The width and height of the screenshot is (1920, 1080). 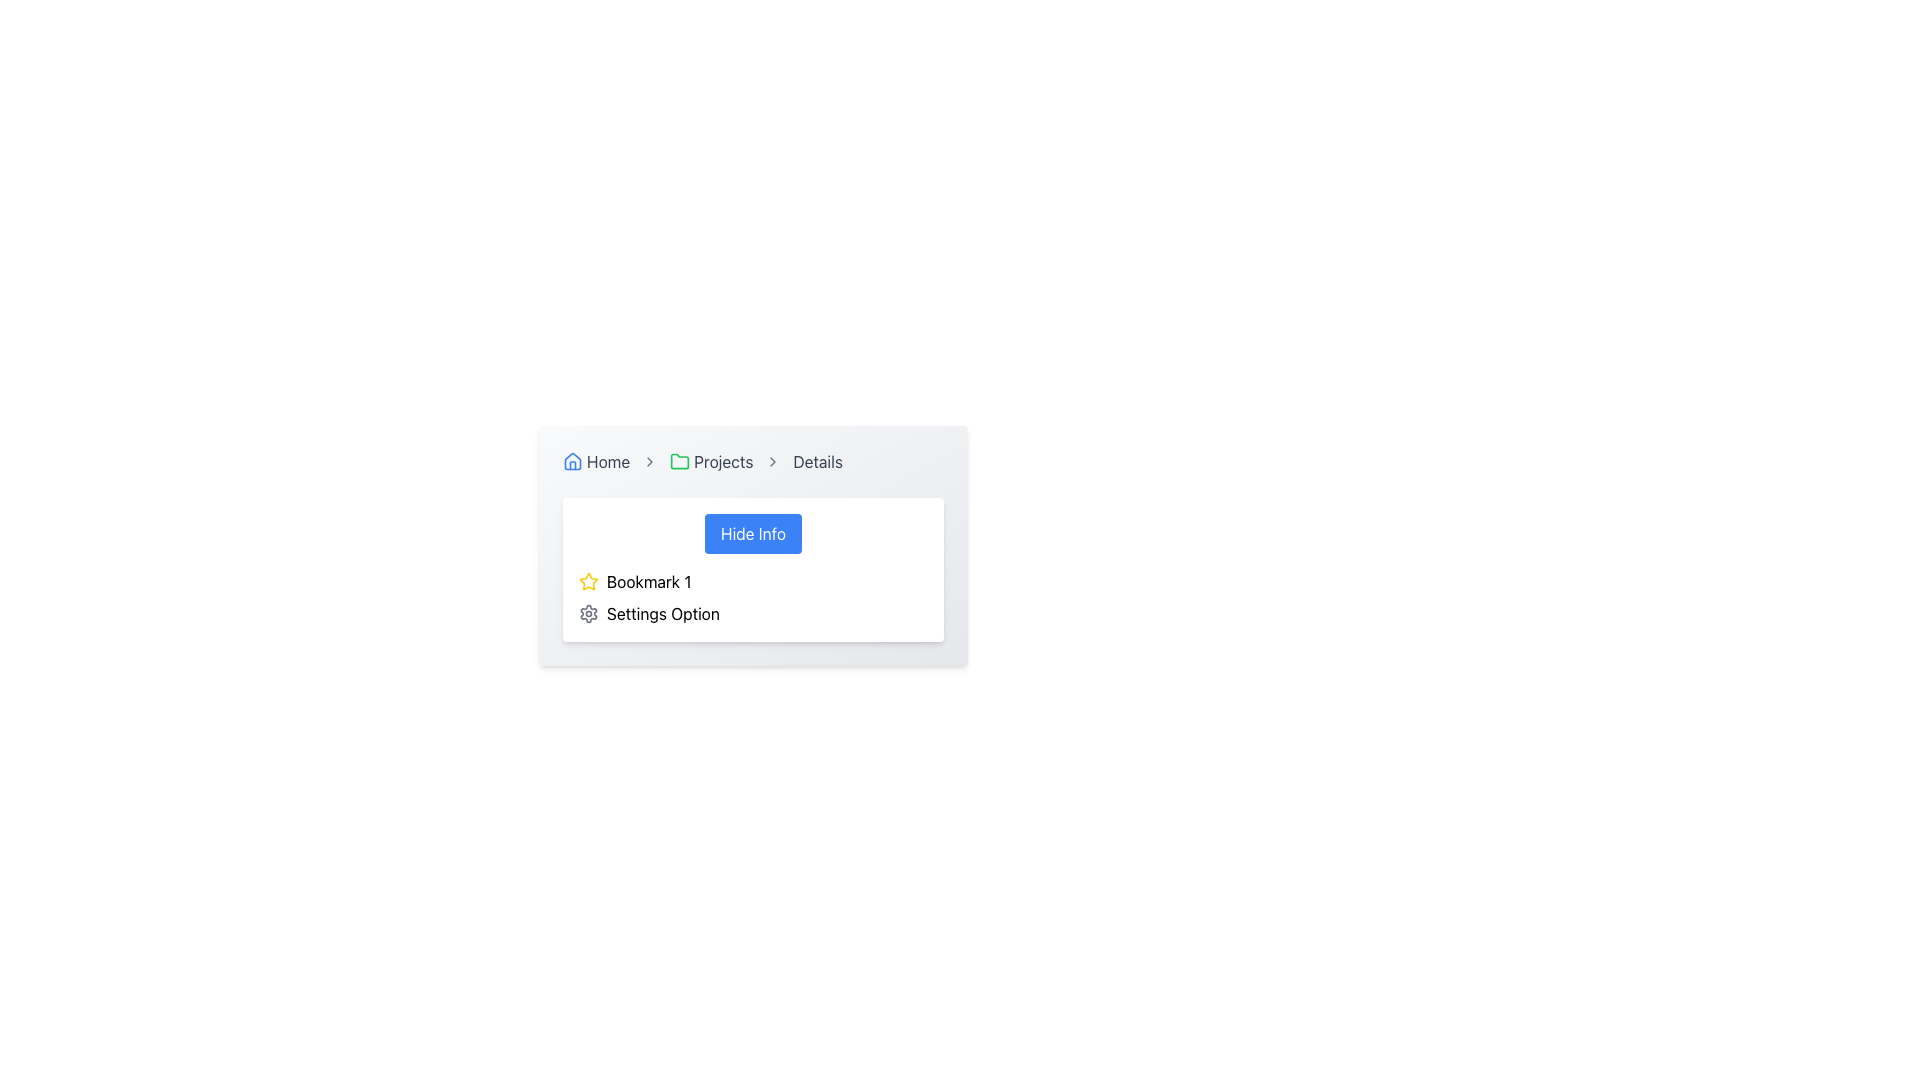 I want to click on the gear-shaped icon to the left of the 'Settings Option' text, so click(x=588, y=612).